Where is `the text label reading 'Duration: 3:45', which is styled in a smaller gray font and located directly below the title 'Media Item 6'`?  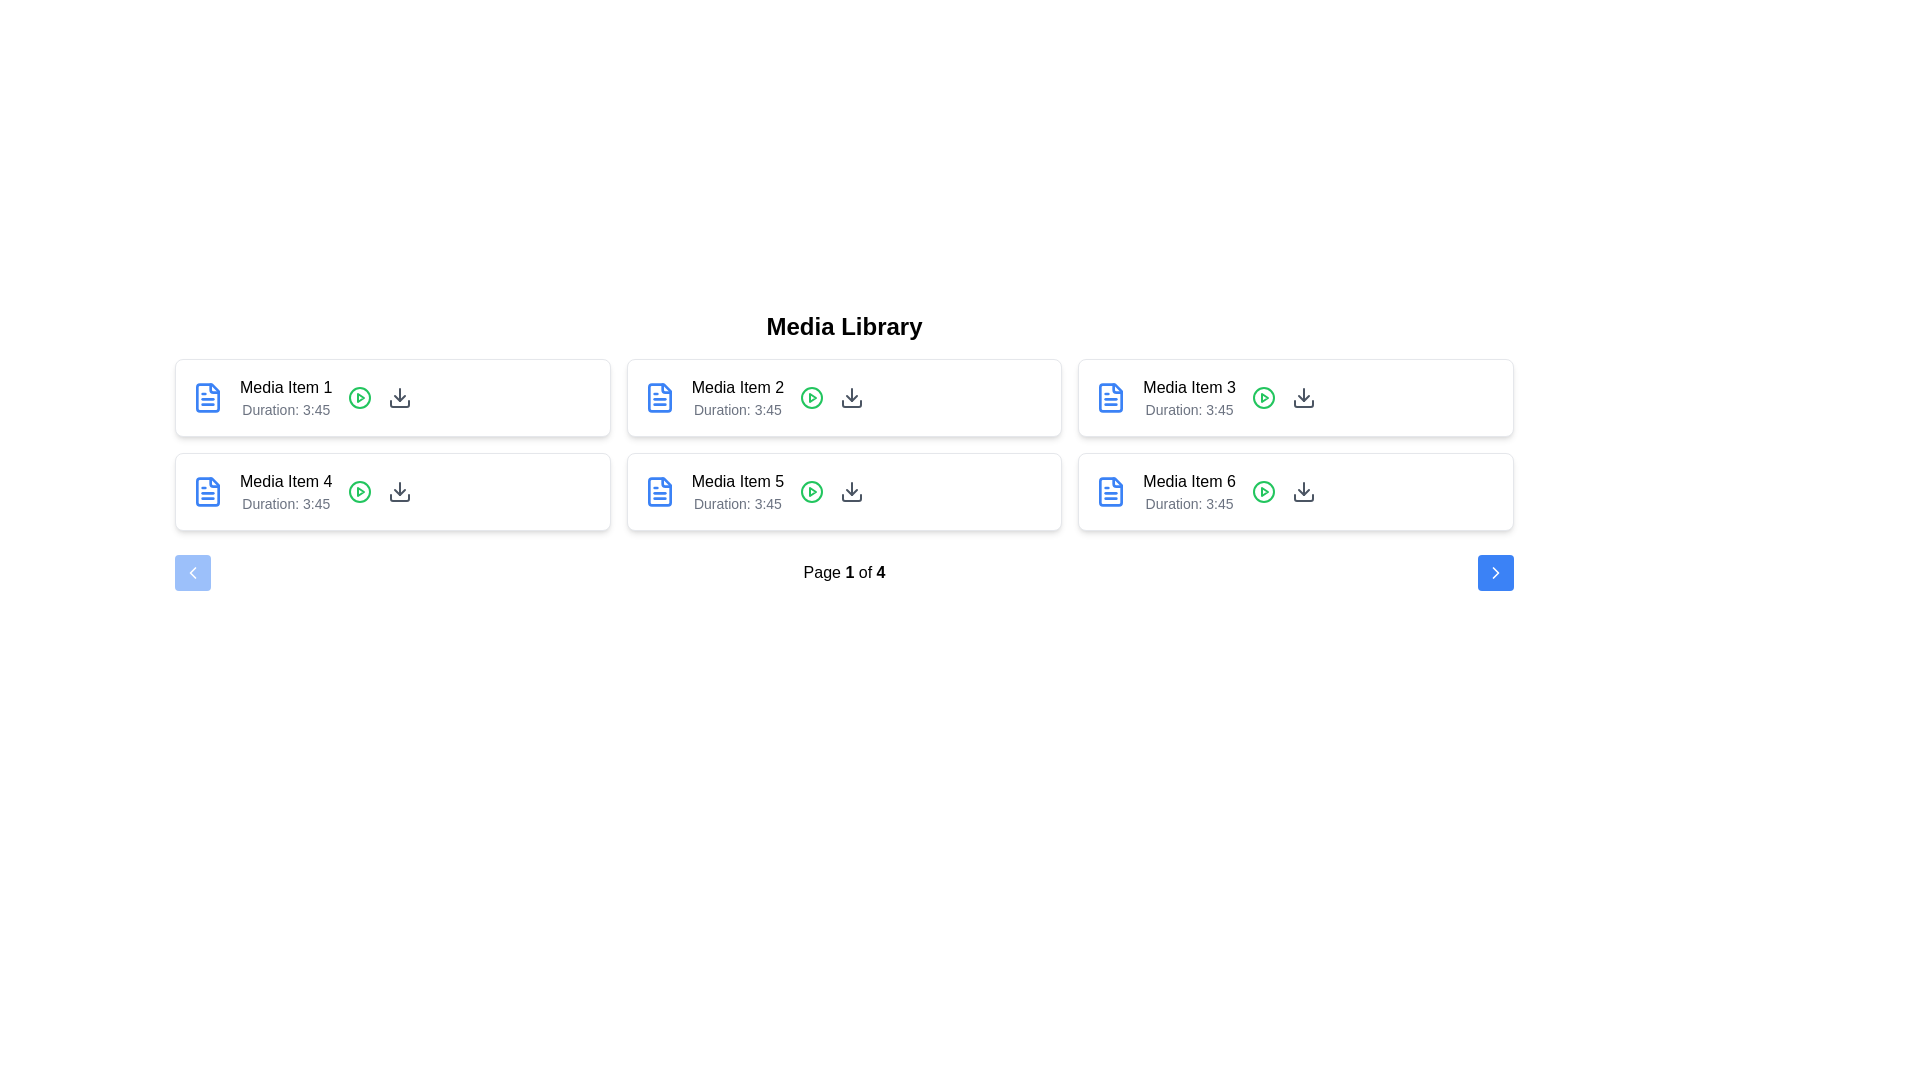 the text label reading 'Duration: 3:45', which is styled in a smaller gray font and located directly below the title 'Media Item 6' is located at coordinates (1189, 503).